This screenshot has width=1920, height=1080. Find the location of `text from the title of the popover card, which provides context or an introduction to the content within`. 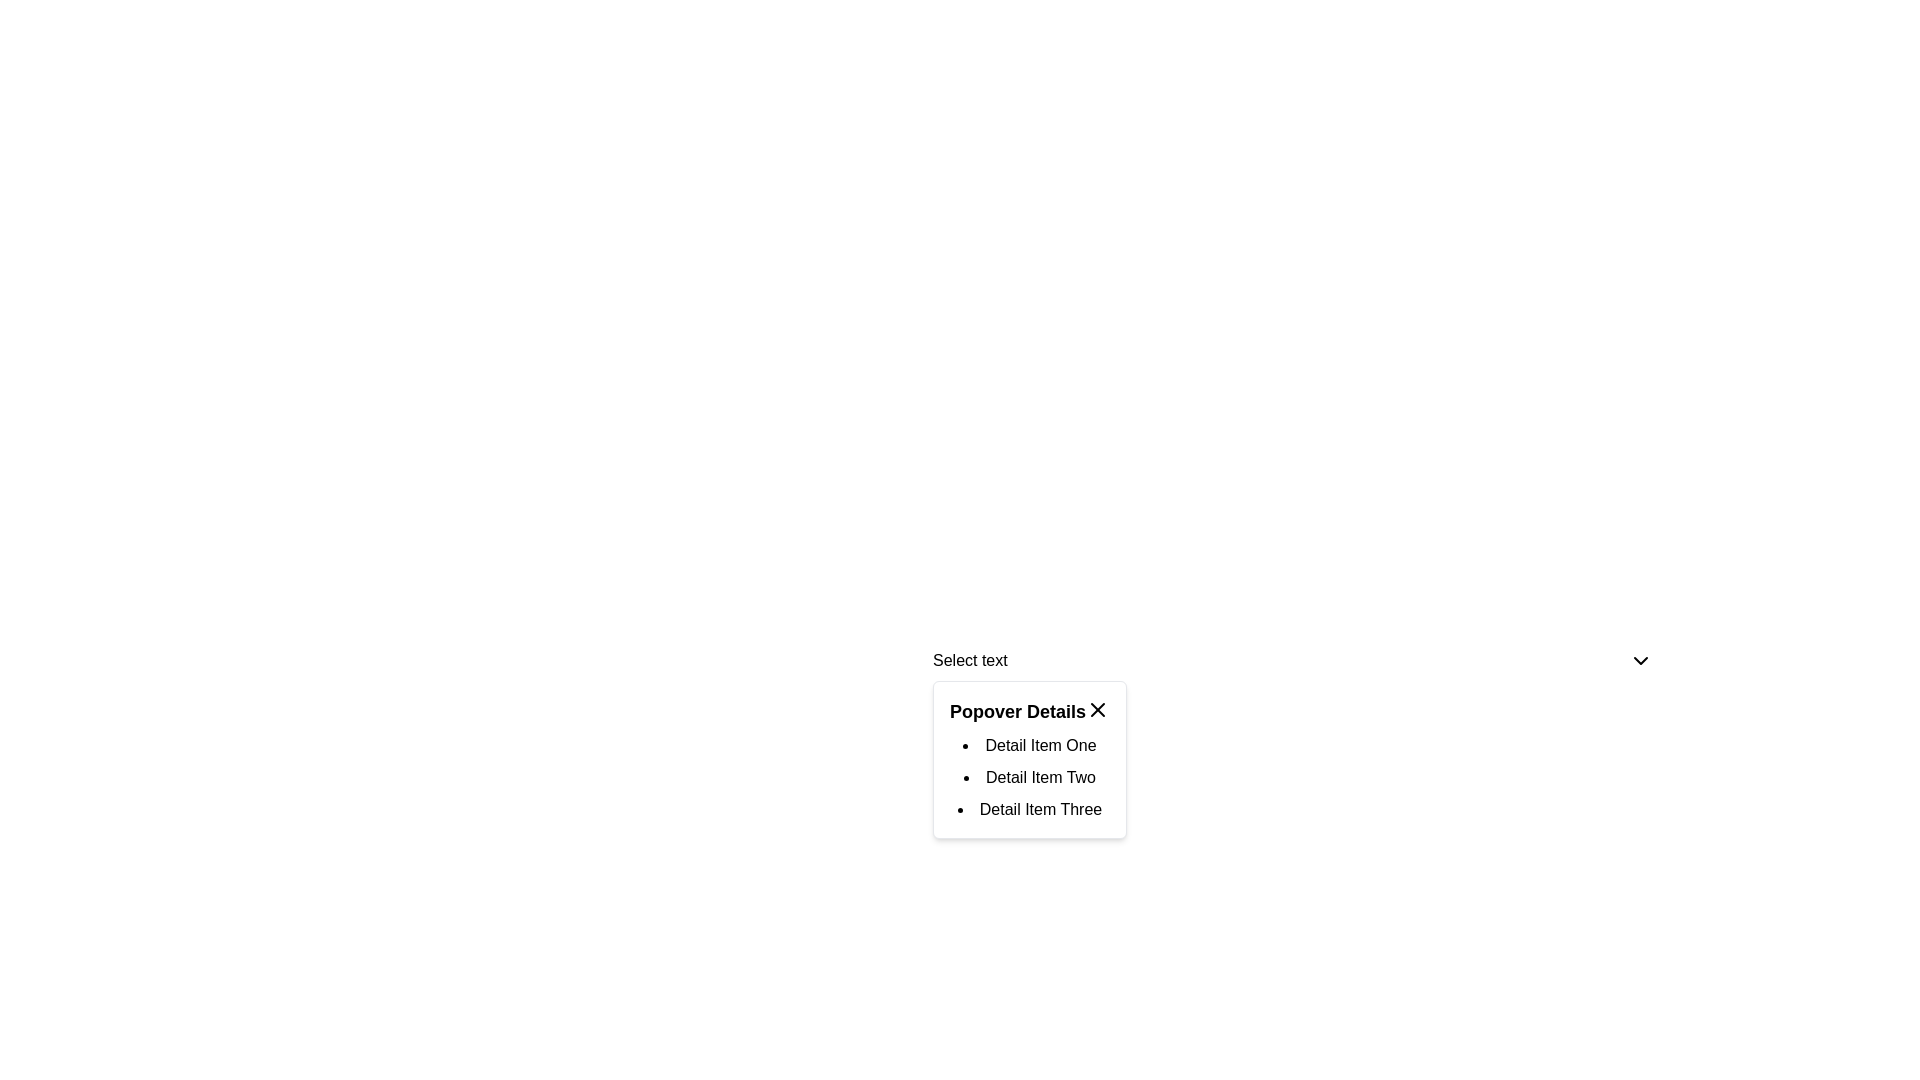

text from the title of the popover card, which provides context or an introduction to the content within is located at coordinates (1017, 711).